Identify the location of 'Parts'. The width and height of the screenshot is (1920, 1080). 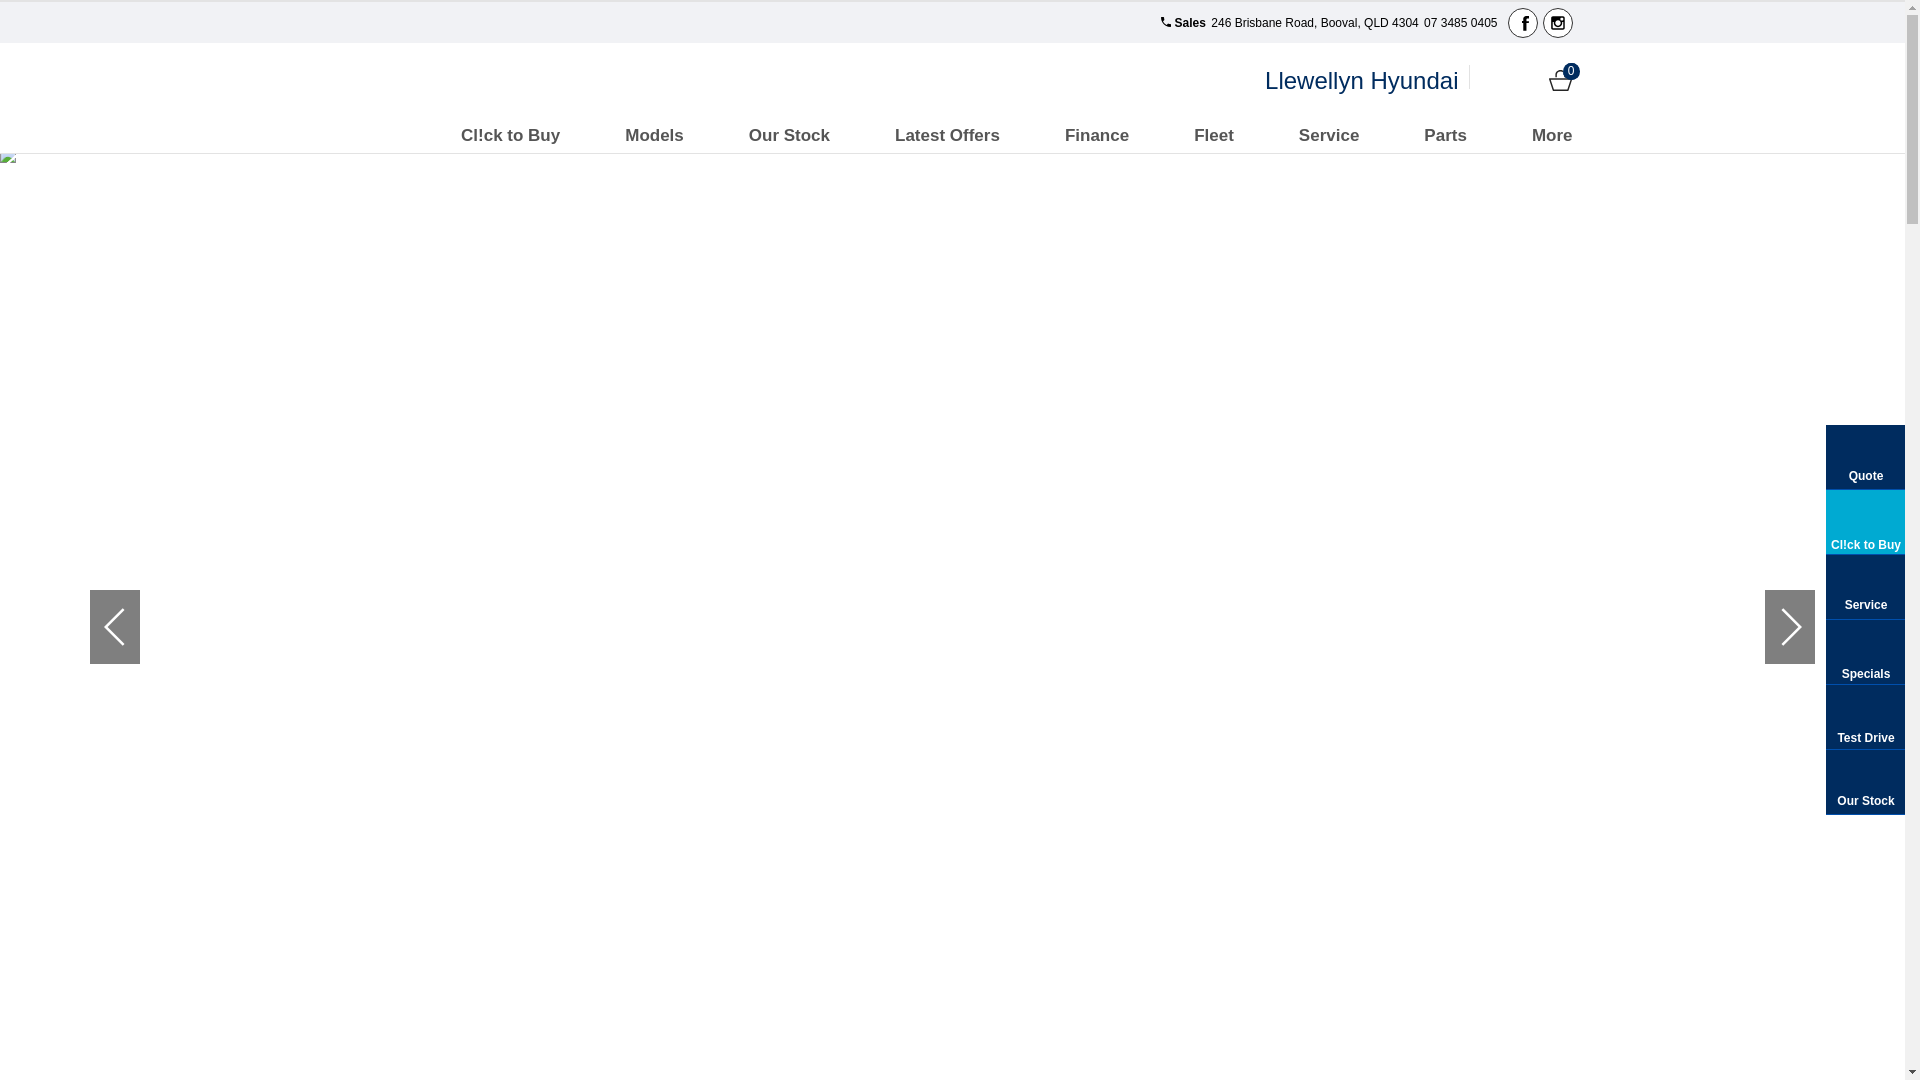
(1445, 135).